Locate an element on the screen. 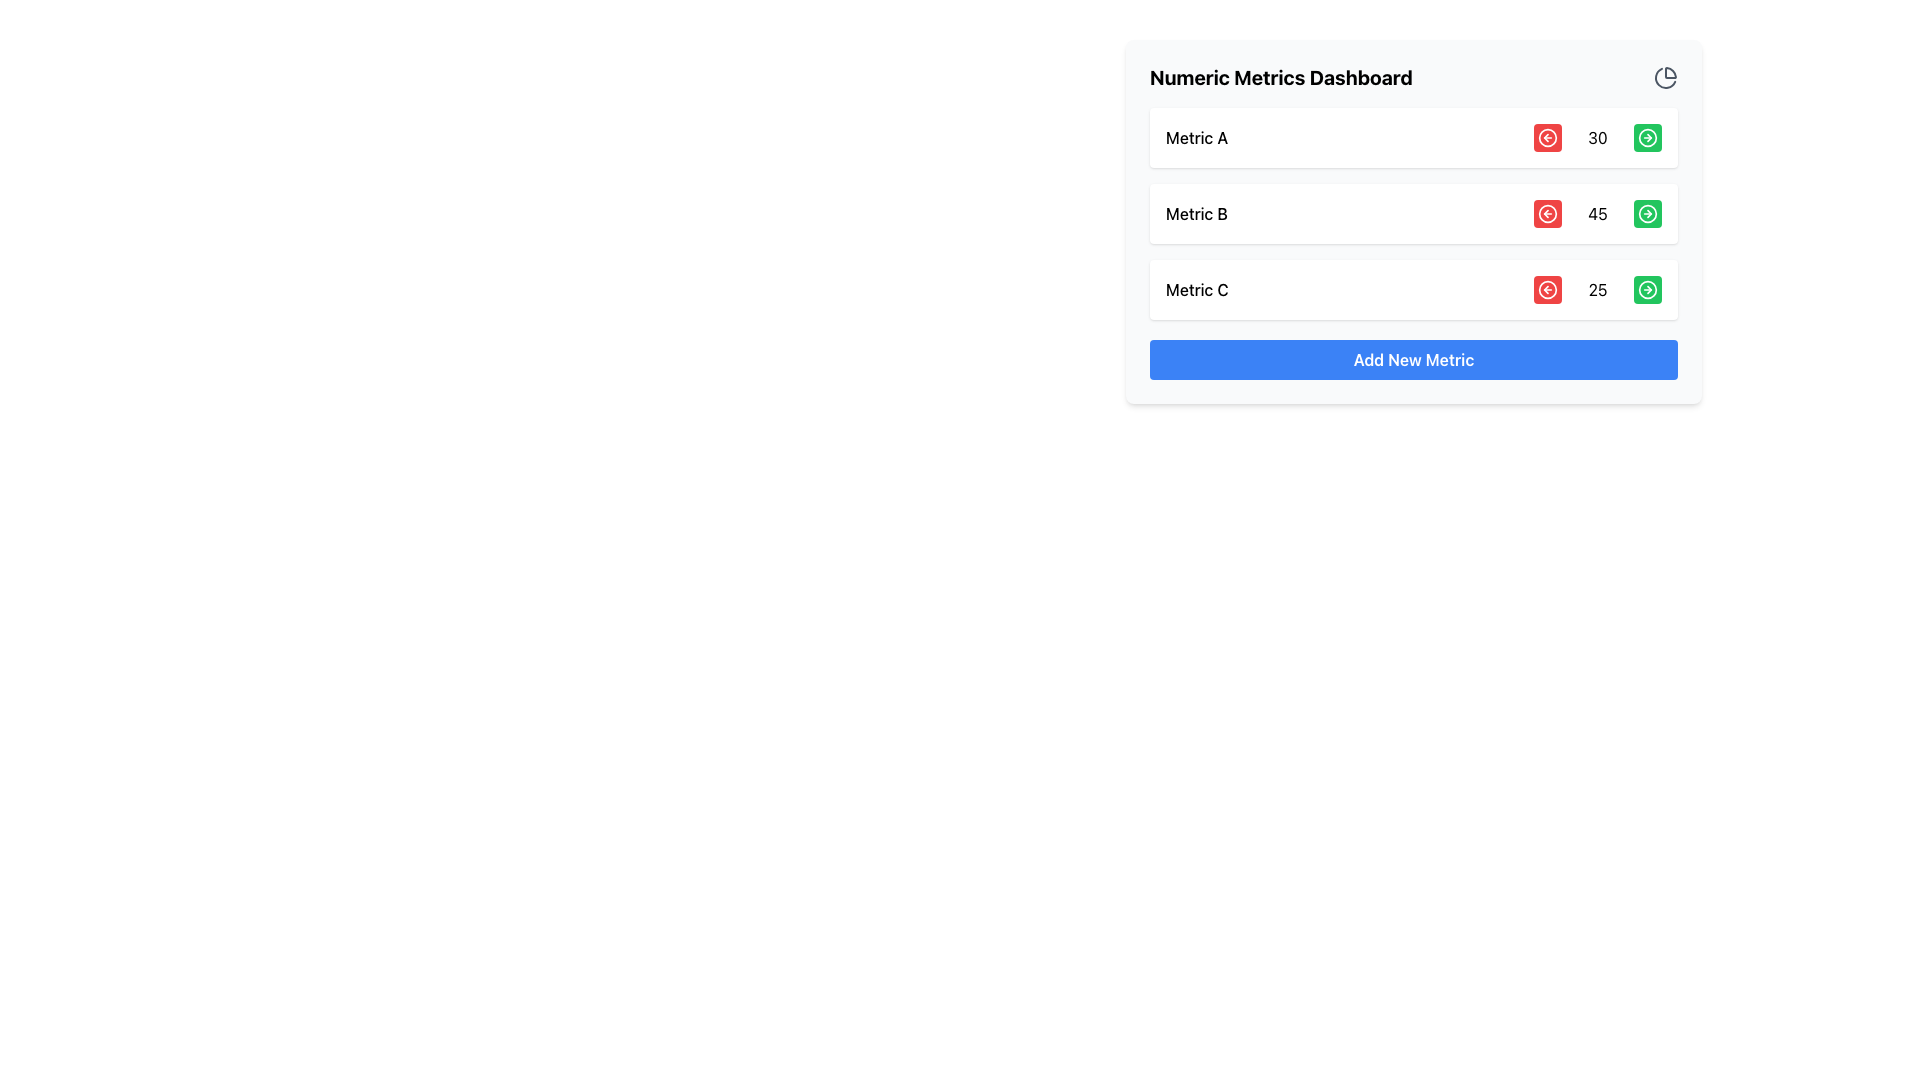  the Text Label displaying 'Metric B', which is the primary descriptor for the second item in the Numeric Metrics Dashboard list is located at coordinates (1196, 213).